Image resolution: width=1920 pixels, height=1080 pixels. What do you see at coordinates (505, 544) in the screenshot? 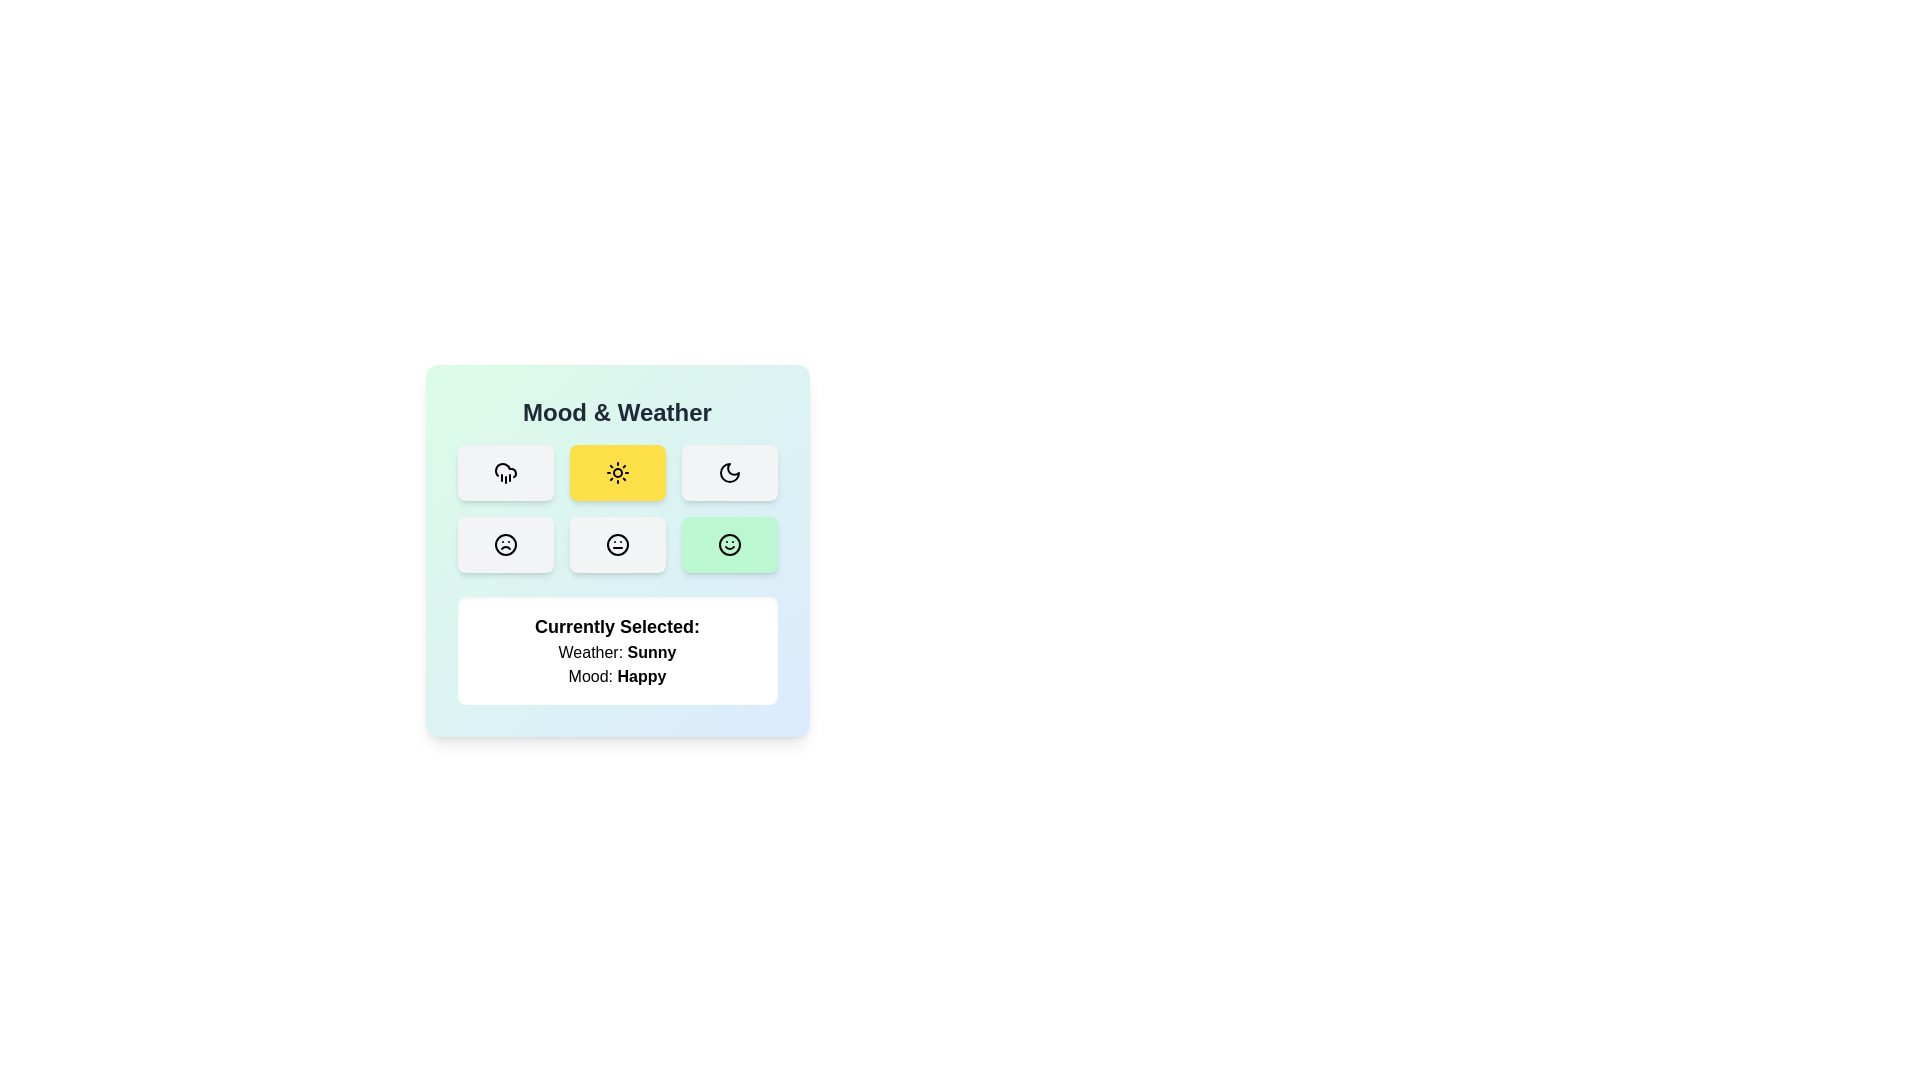
I see `the sad face icon, which is a circular icon with two dots for eyes and a downward curve for a mouth, located in the bottom row, center column of a 3x3 grid within a card component` at bounding box center [505, 544].